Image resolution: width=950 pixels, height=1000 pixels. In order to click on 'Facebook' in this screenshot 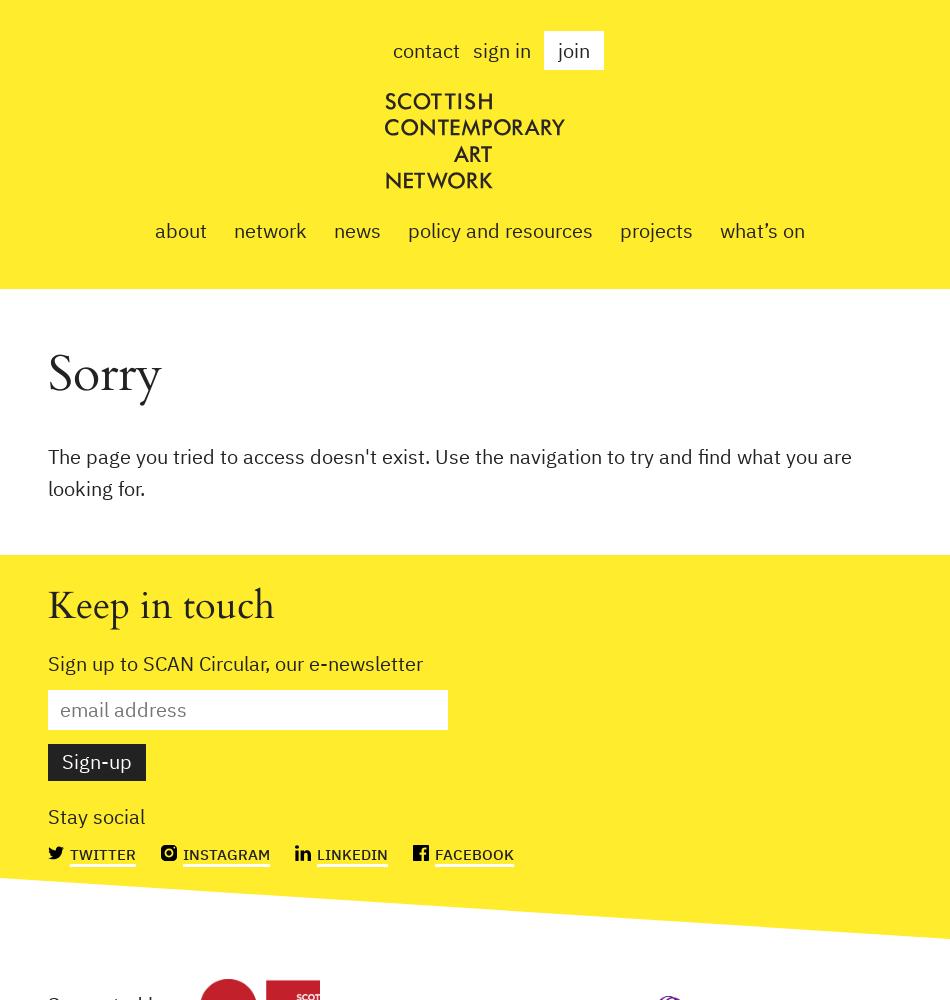, I will do `click(472, 853)`.